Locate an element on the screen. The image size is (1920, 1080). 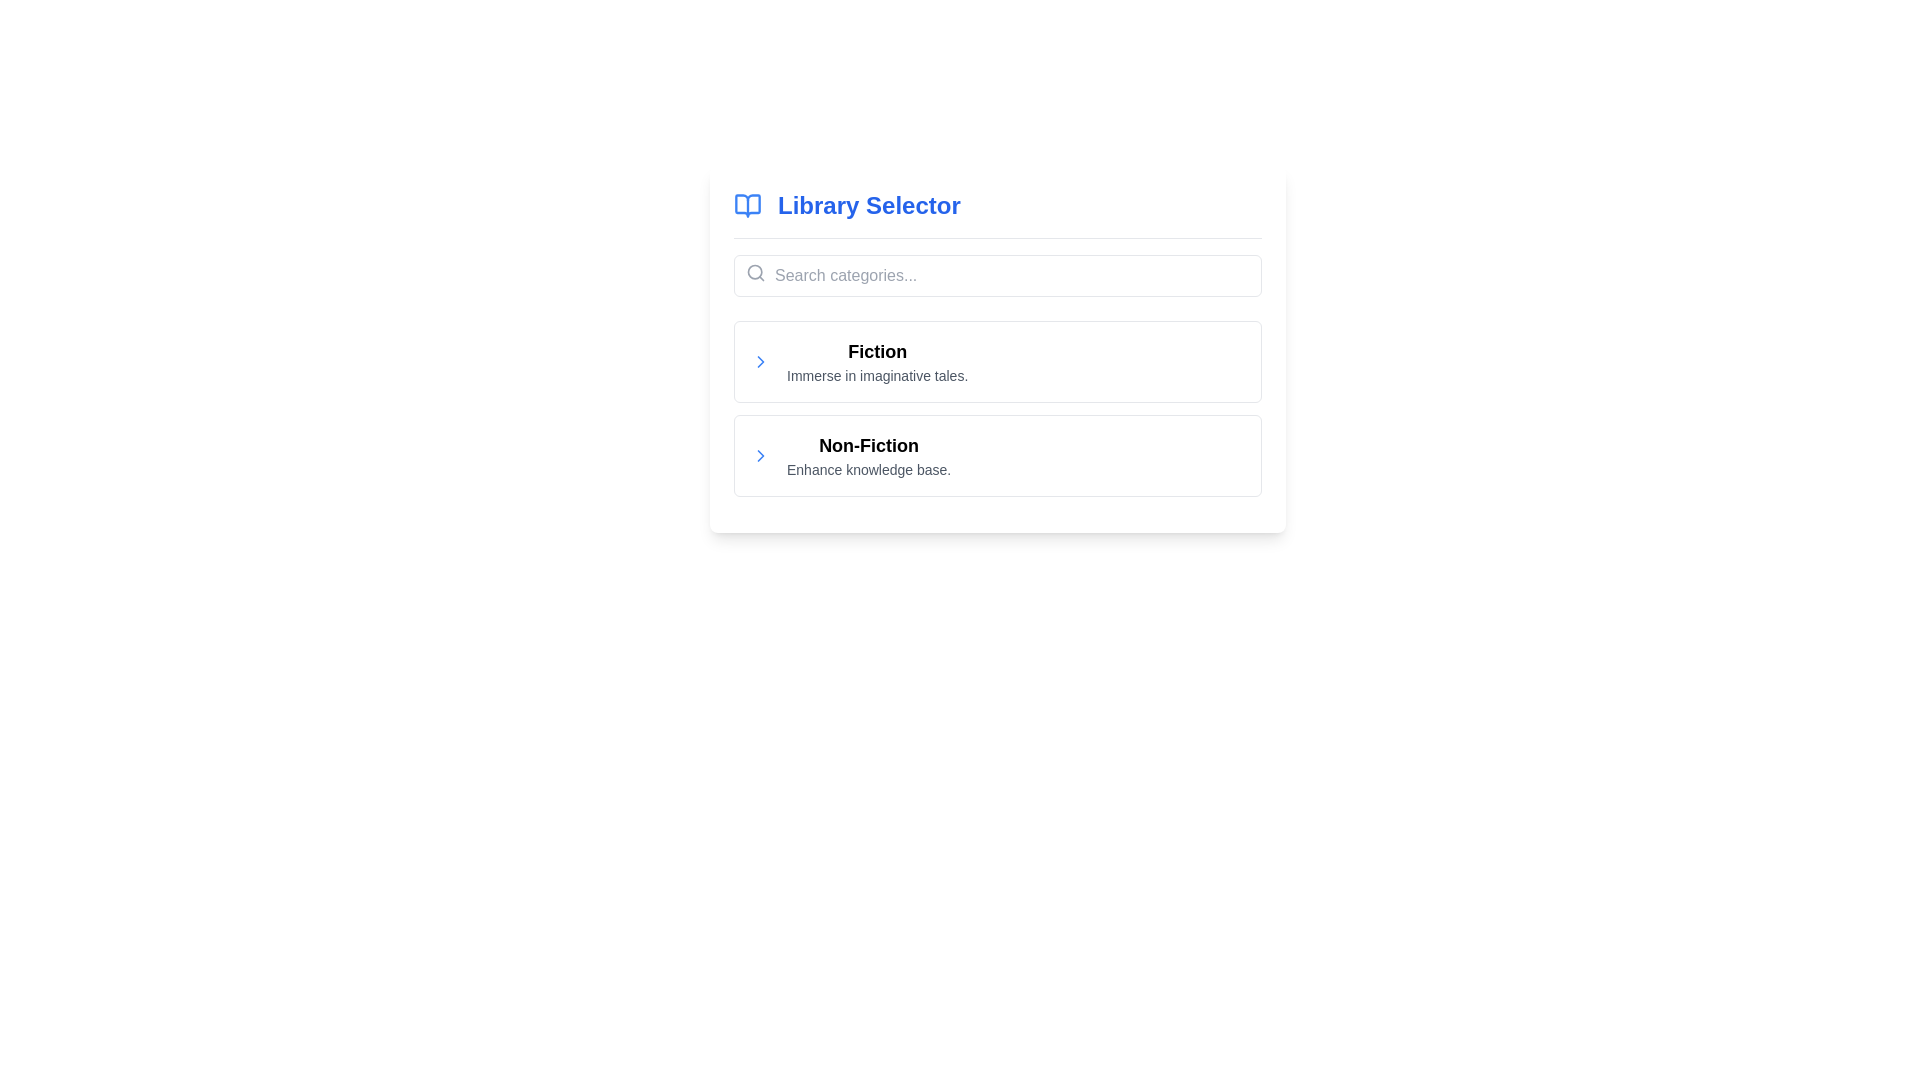
the SVG circle element inside the magnifying glass icon, which is styled with a line stroke design and is located to the left of the search input field is located at coordinates (754, 272).